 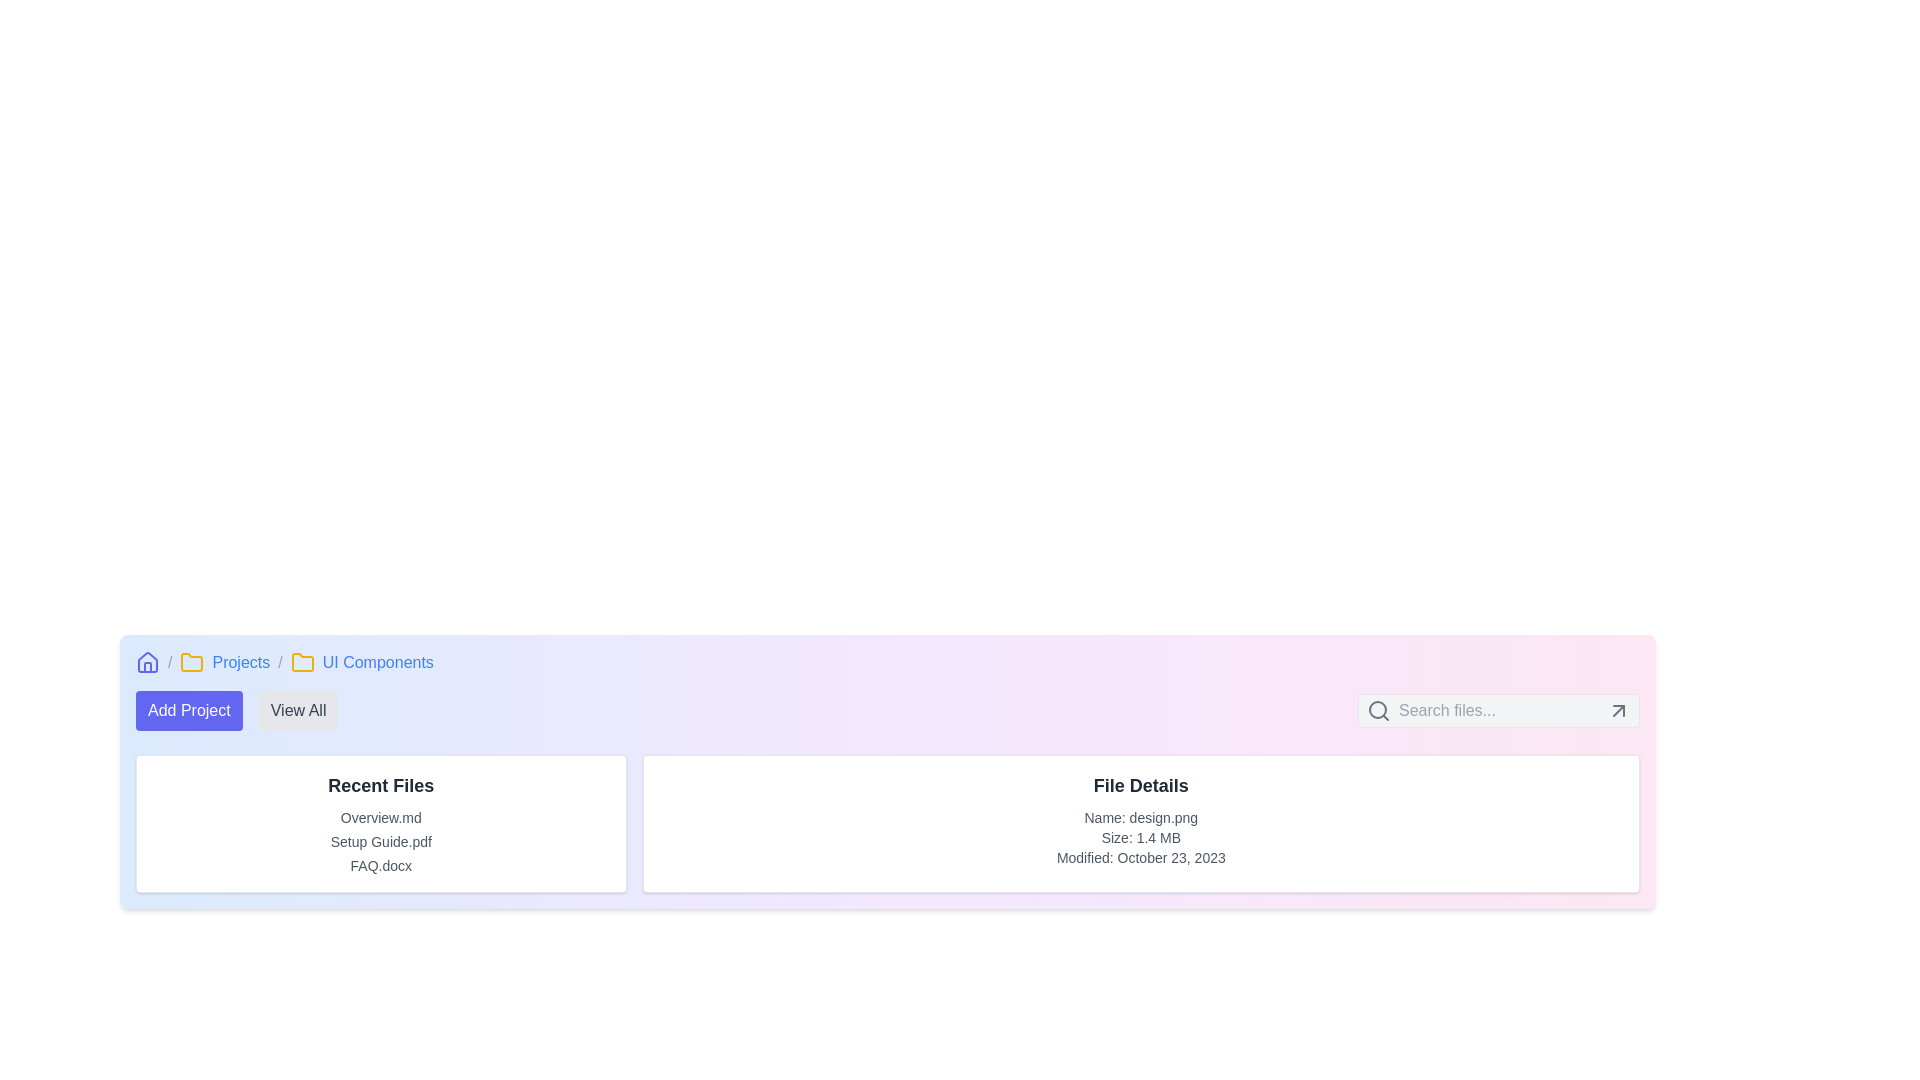 What do you see at coordinates (240, 663) in the screenshot?
I see `the blue hyperlink 'Projects' in the breadcrumb navigation bar` at bounding box center [240, 663].